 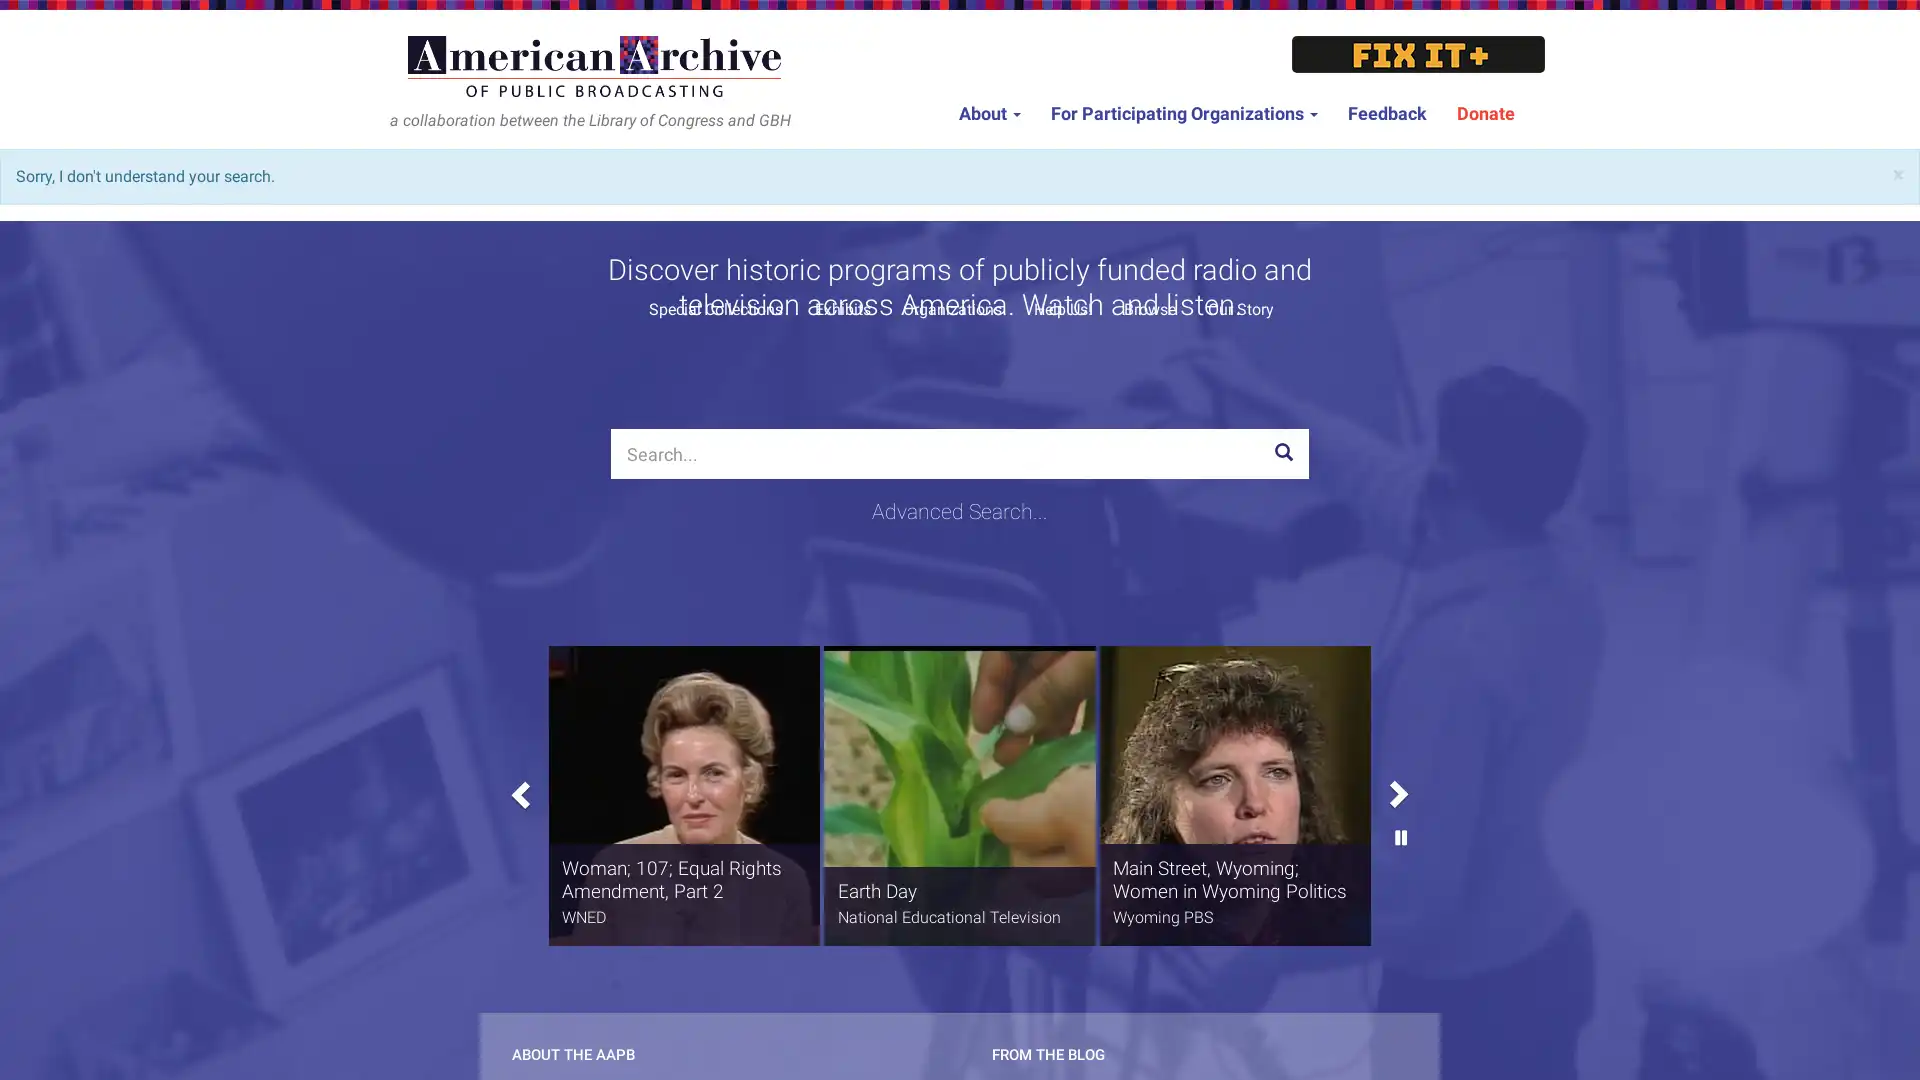 What do you see at coordinates (1400, 710) in the screenshot?
I see `Next` at bounding box center [1400, 710].